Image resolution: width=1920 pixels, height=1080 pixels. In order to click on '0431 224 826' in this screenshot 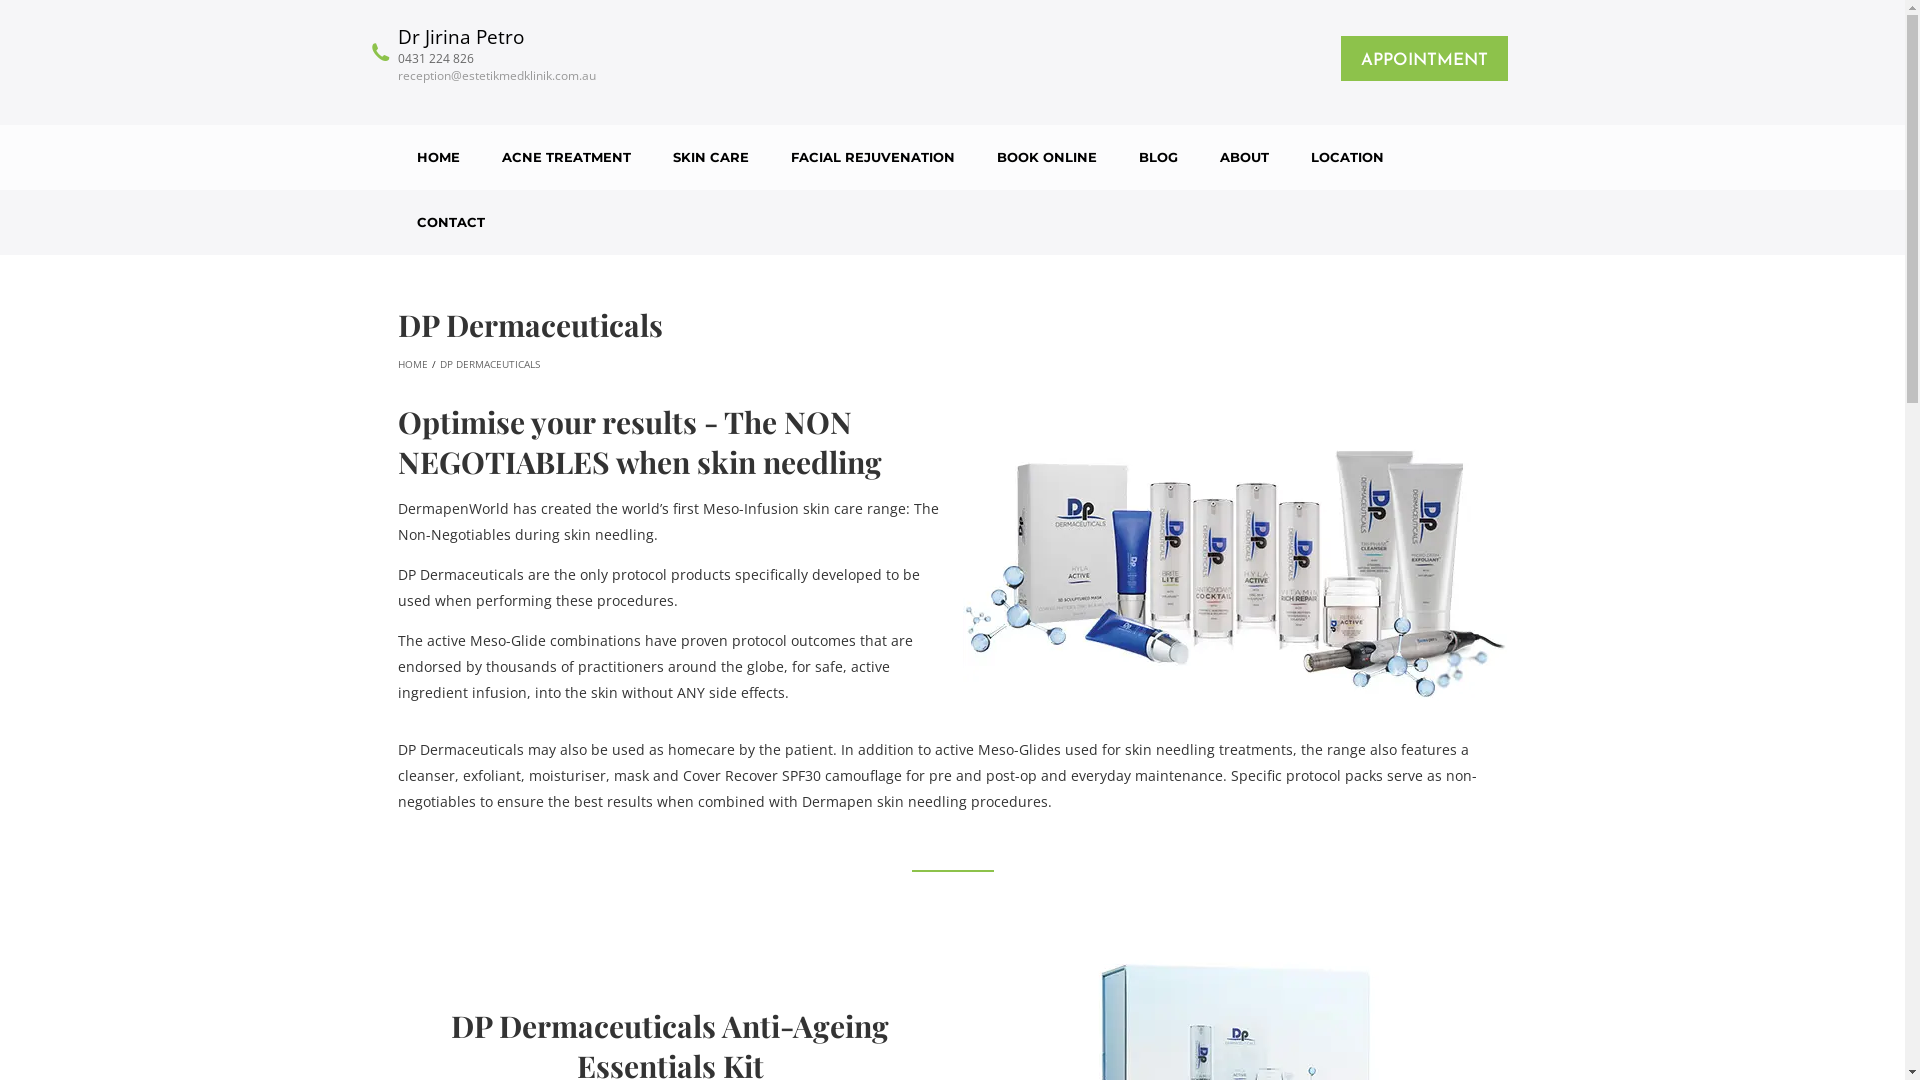, I will do `click(497, 57)`.